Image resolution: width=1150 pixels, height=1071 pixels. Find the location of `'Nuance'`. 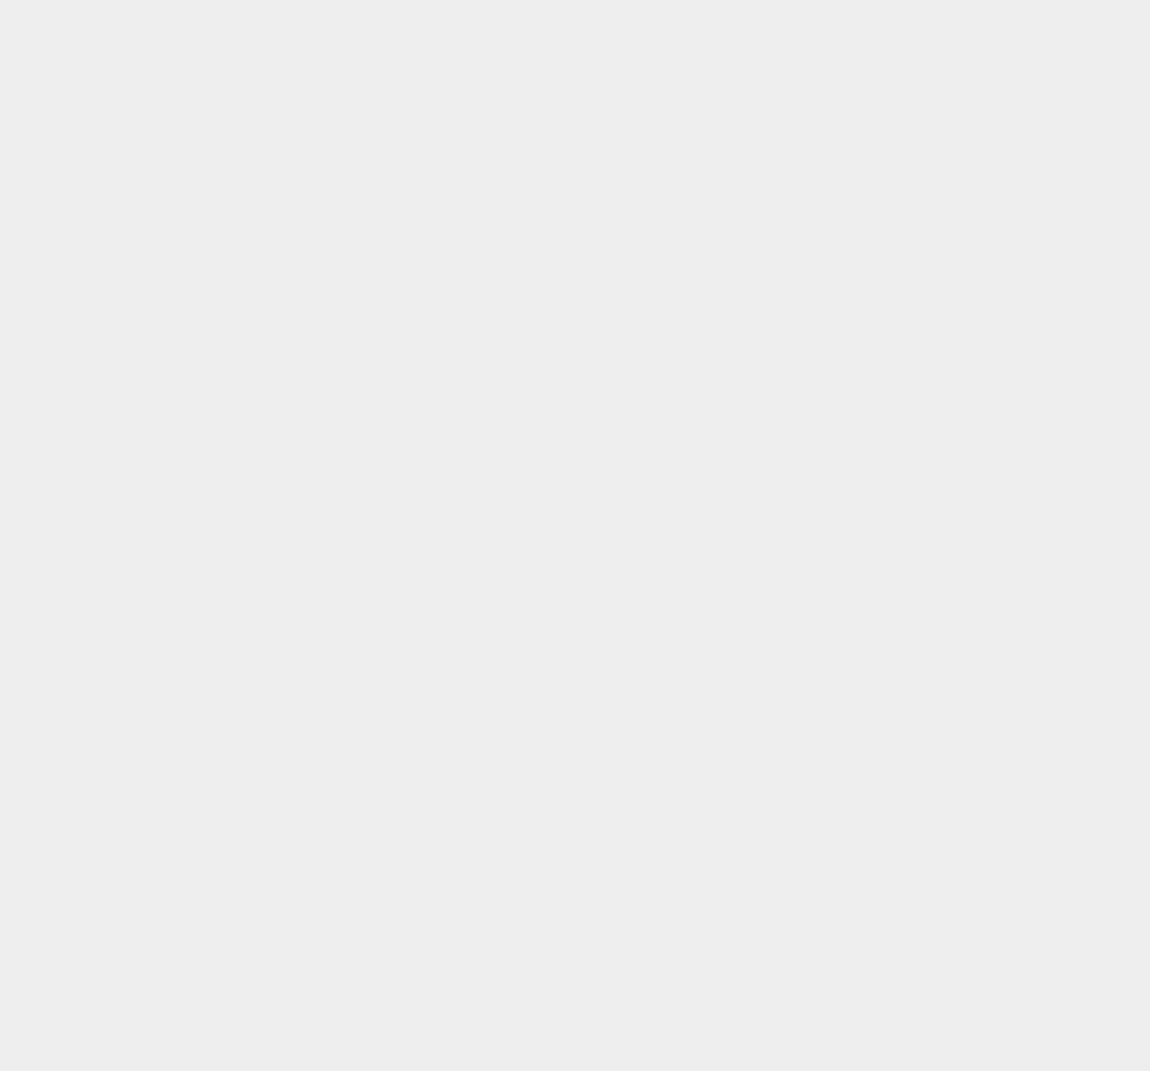

'Nuance' is located at coordinates (835, 484).